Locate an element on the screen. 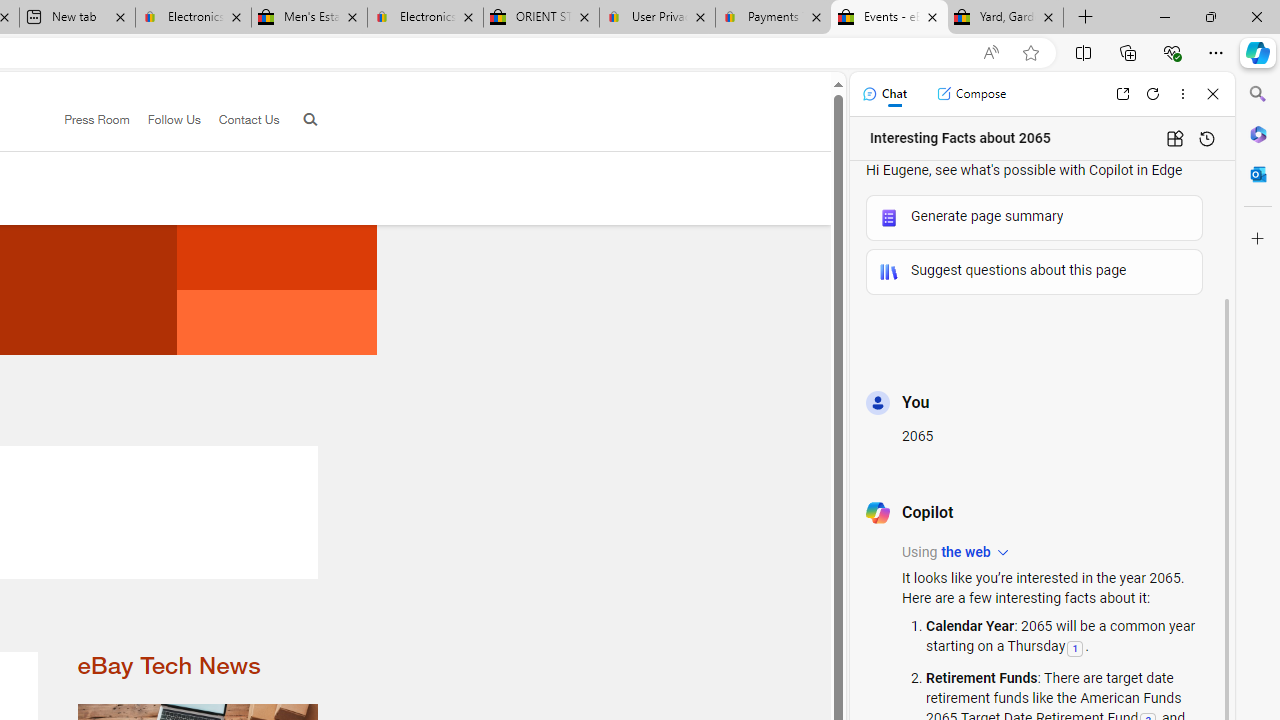 The width and height of the screenshot is (1280, 720). 'Yard, Garden & Outdoor Living' is located at coordinates (1006, 17).